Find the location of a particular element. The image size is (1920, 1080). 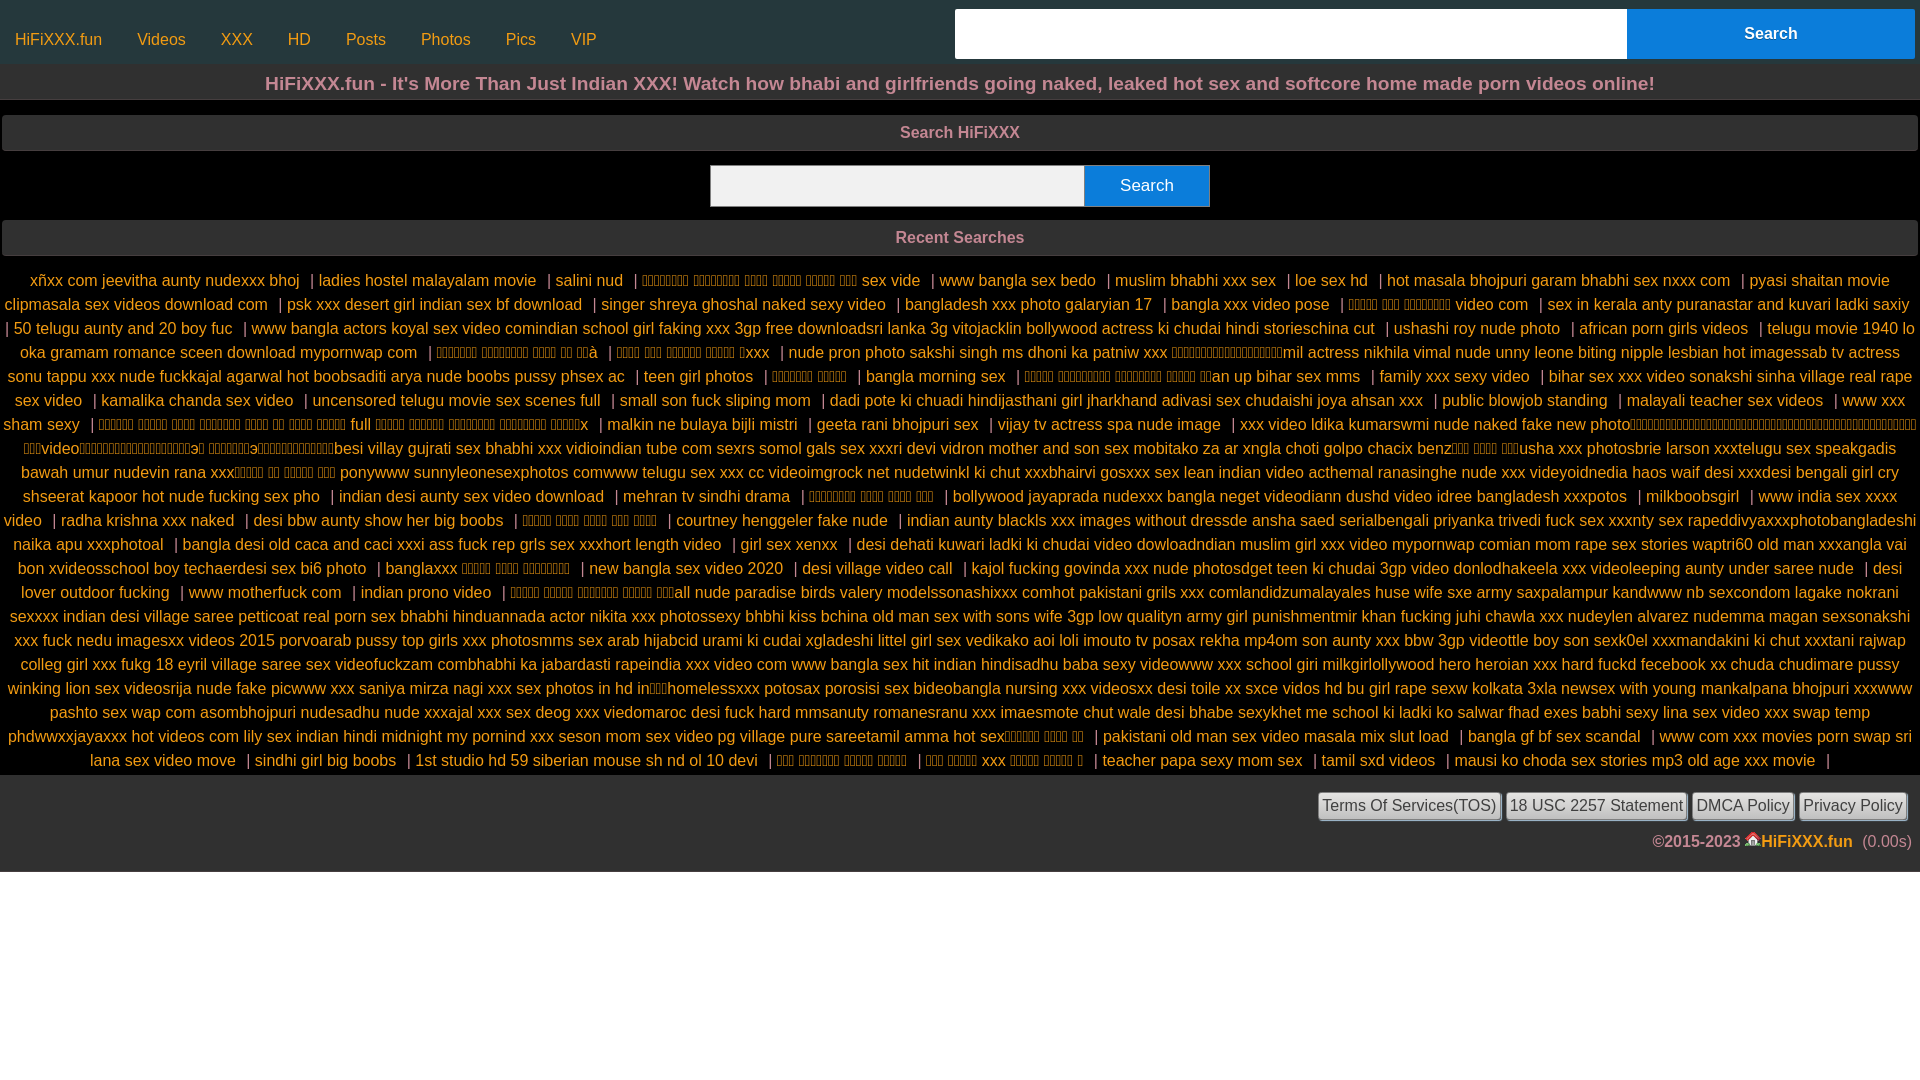

'Photos' is located at coordinates (445, 39).